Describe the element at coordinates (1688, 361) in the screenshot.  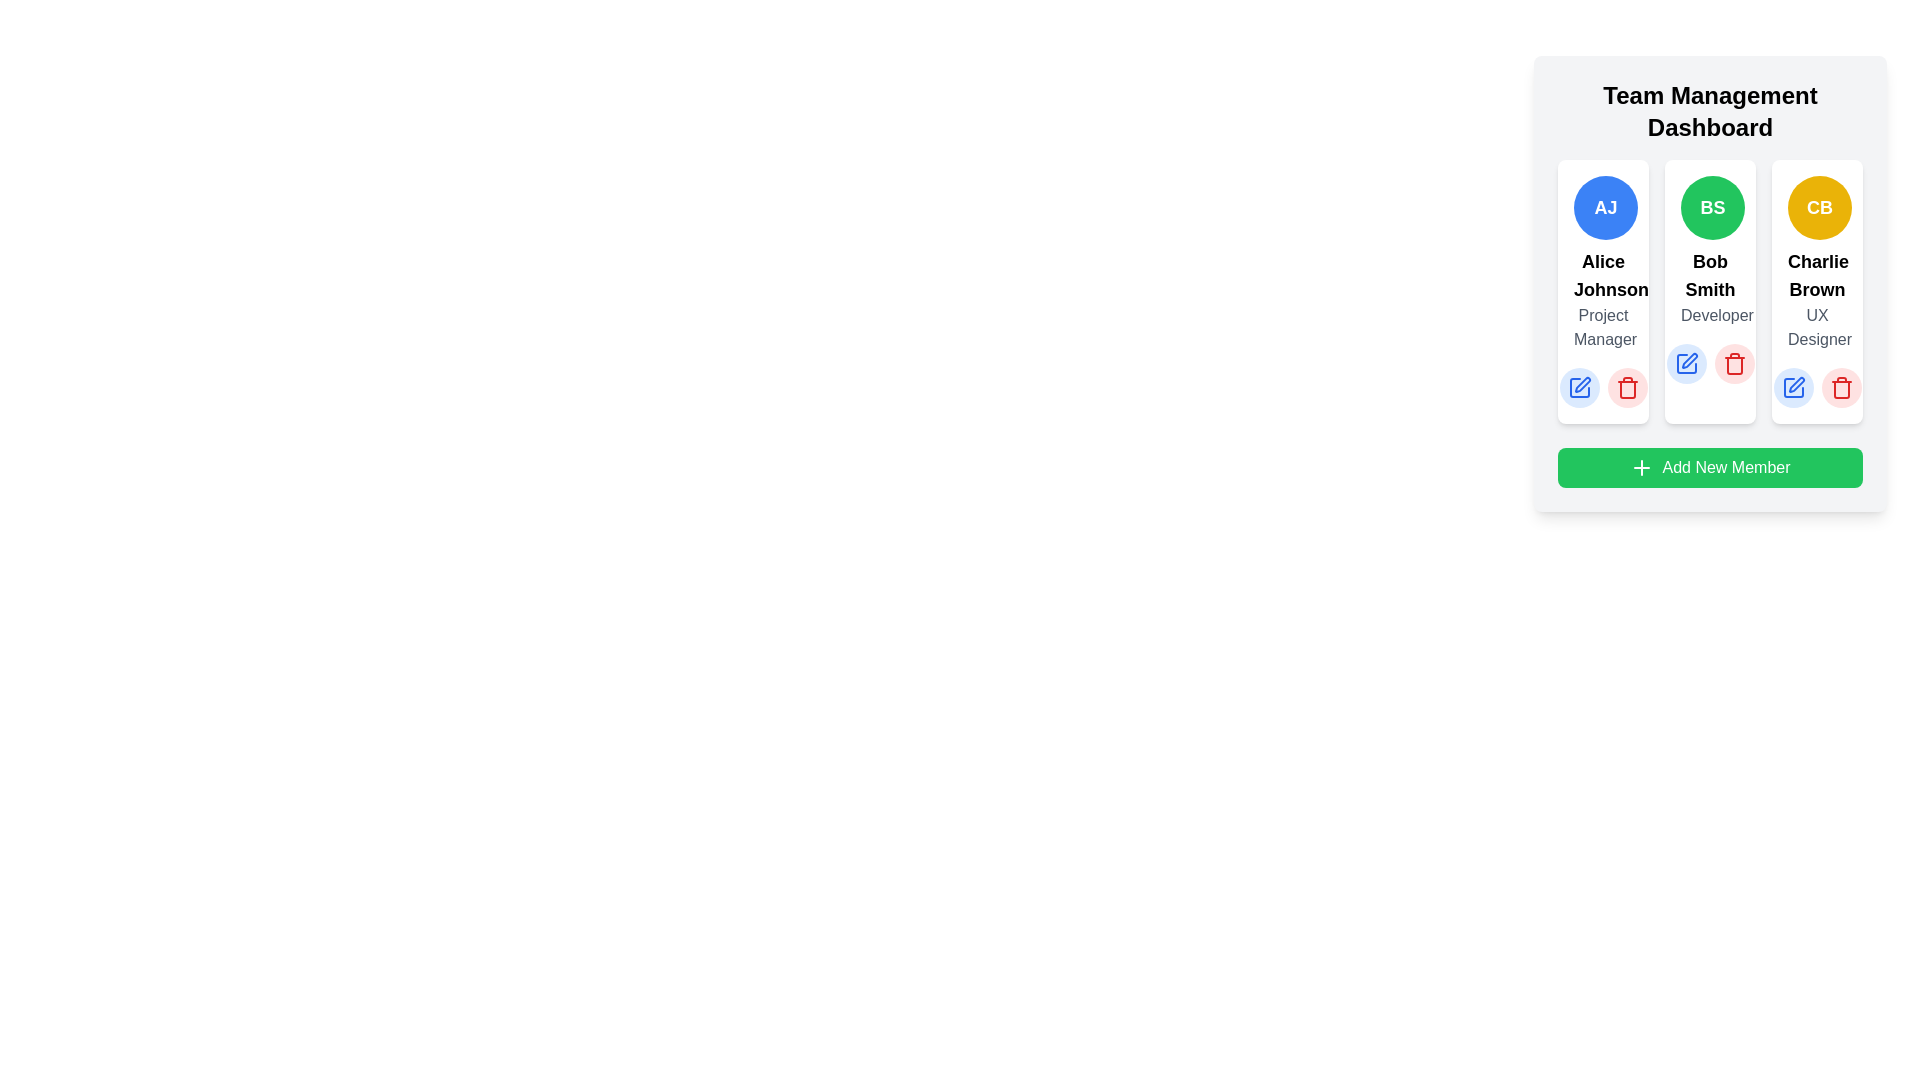
I see `the SVG graphical icon for editing details associated with the 'Bob Smith' profile, which is located in the second card of the 'Team Management Dashboard', next to the delete icon` at that location.